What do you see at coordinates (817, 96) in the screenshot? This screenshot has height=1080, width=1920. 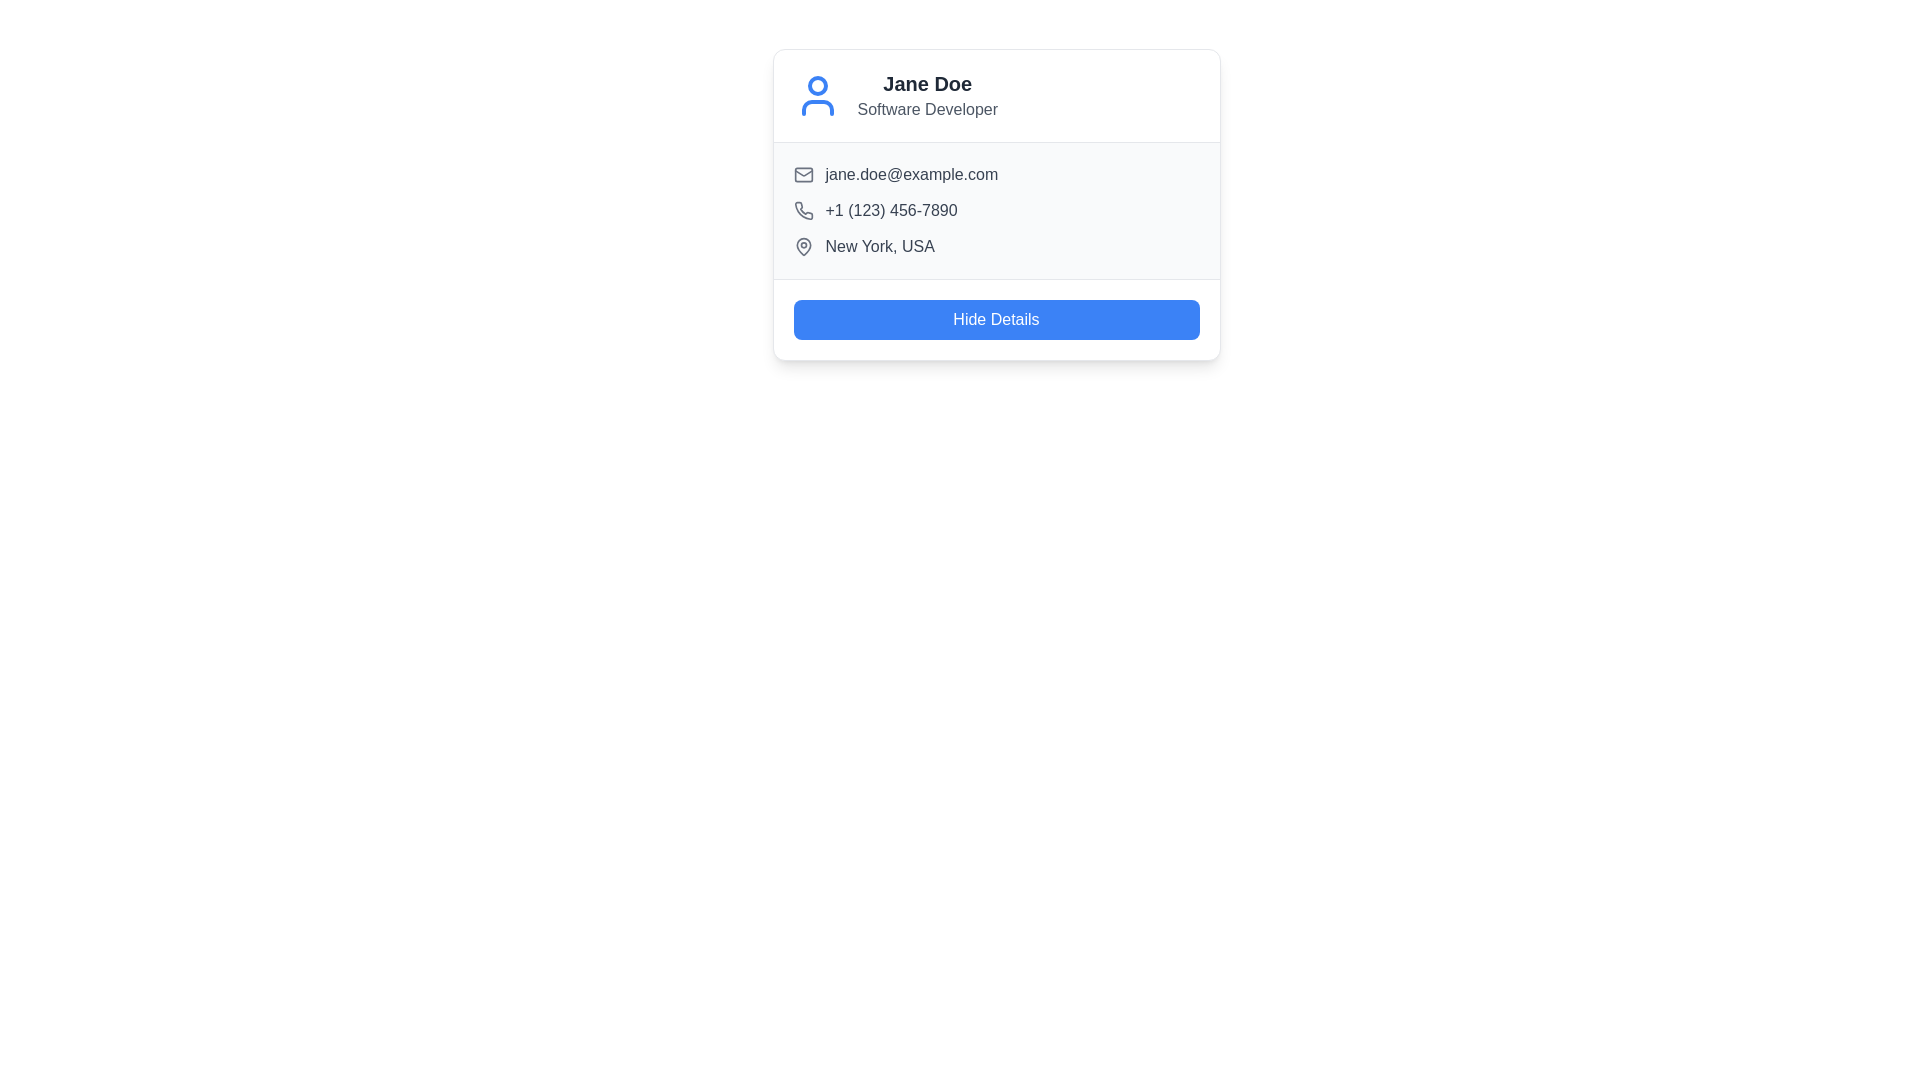 I see `the person icon in the top-left section of the card component, which is represented by a circular head and a simplified body with a blue outline` at bounding box center [817, 96].